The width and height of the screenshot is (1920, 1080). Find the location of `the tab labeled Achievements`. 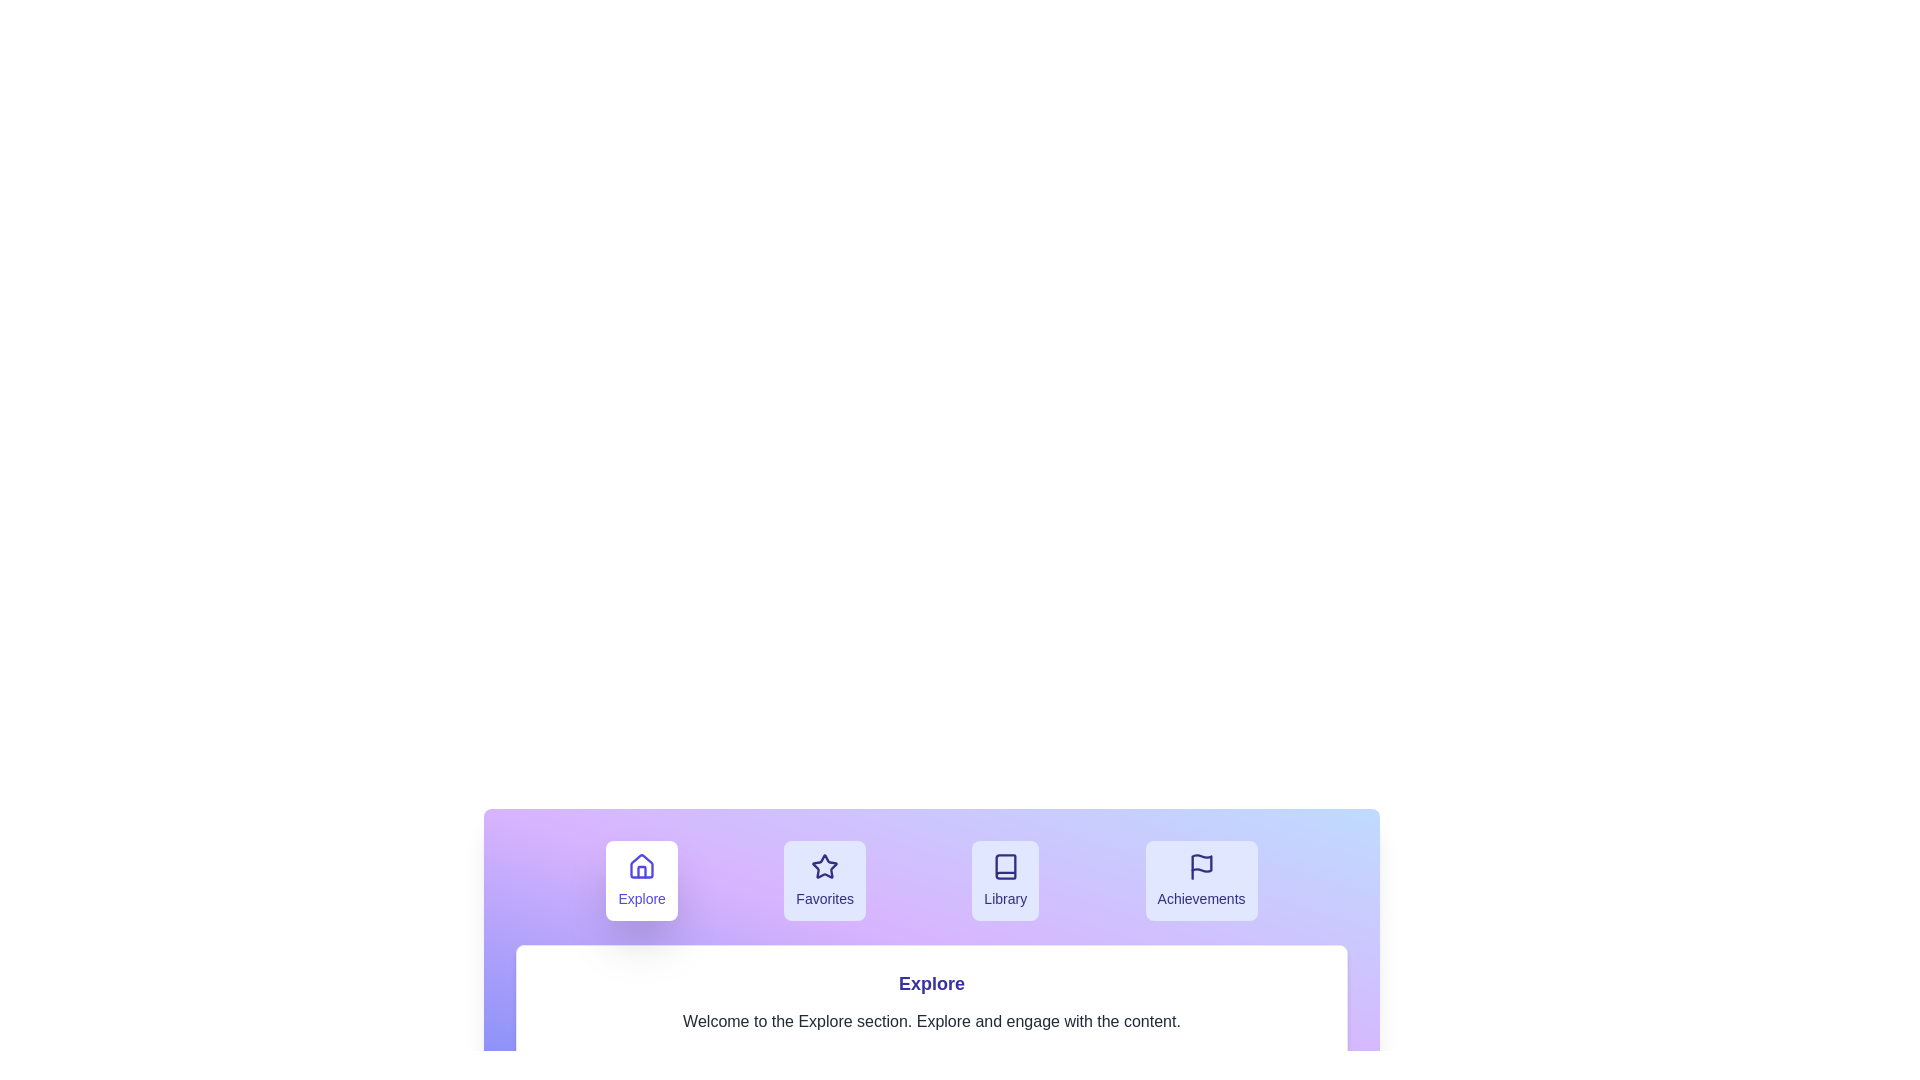

the tab labeled Achievements is located at coordinates (1200, 879).